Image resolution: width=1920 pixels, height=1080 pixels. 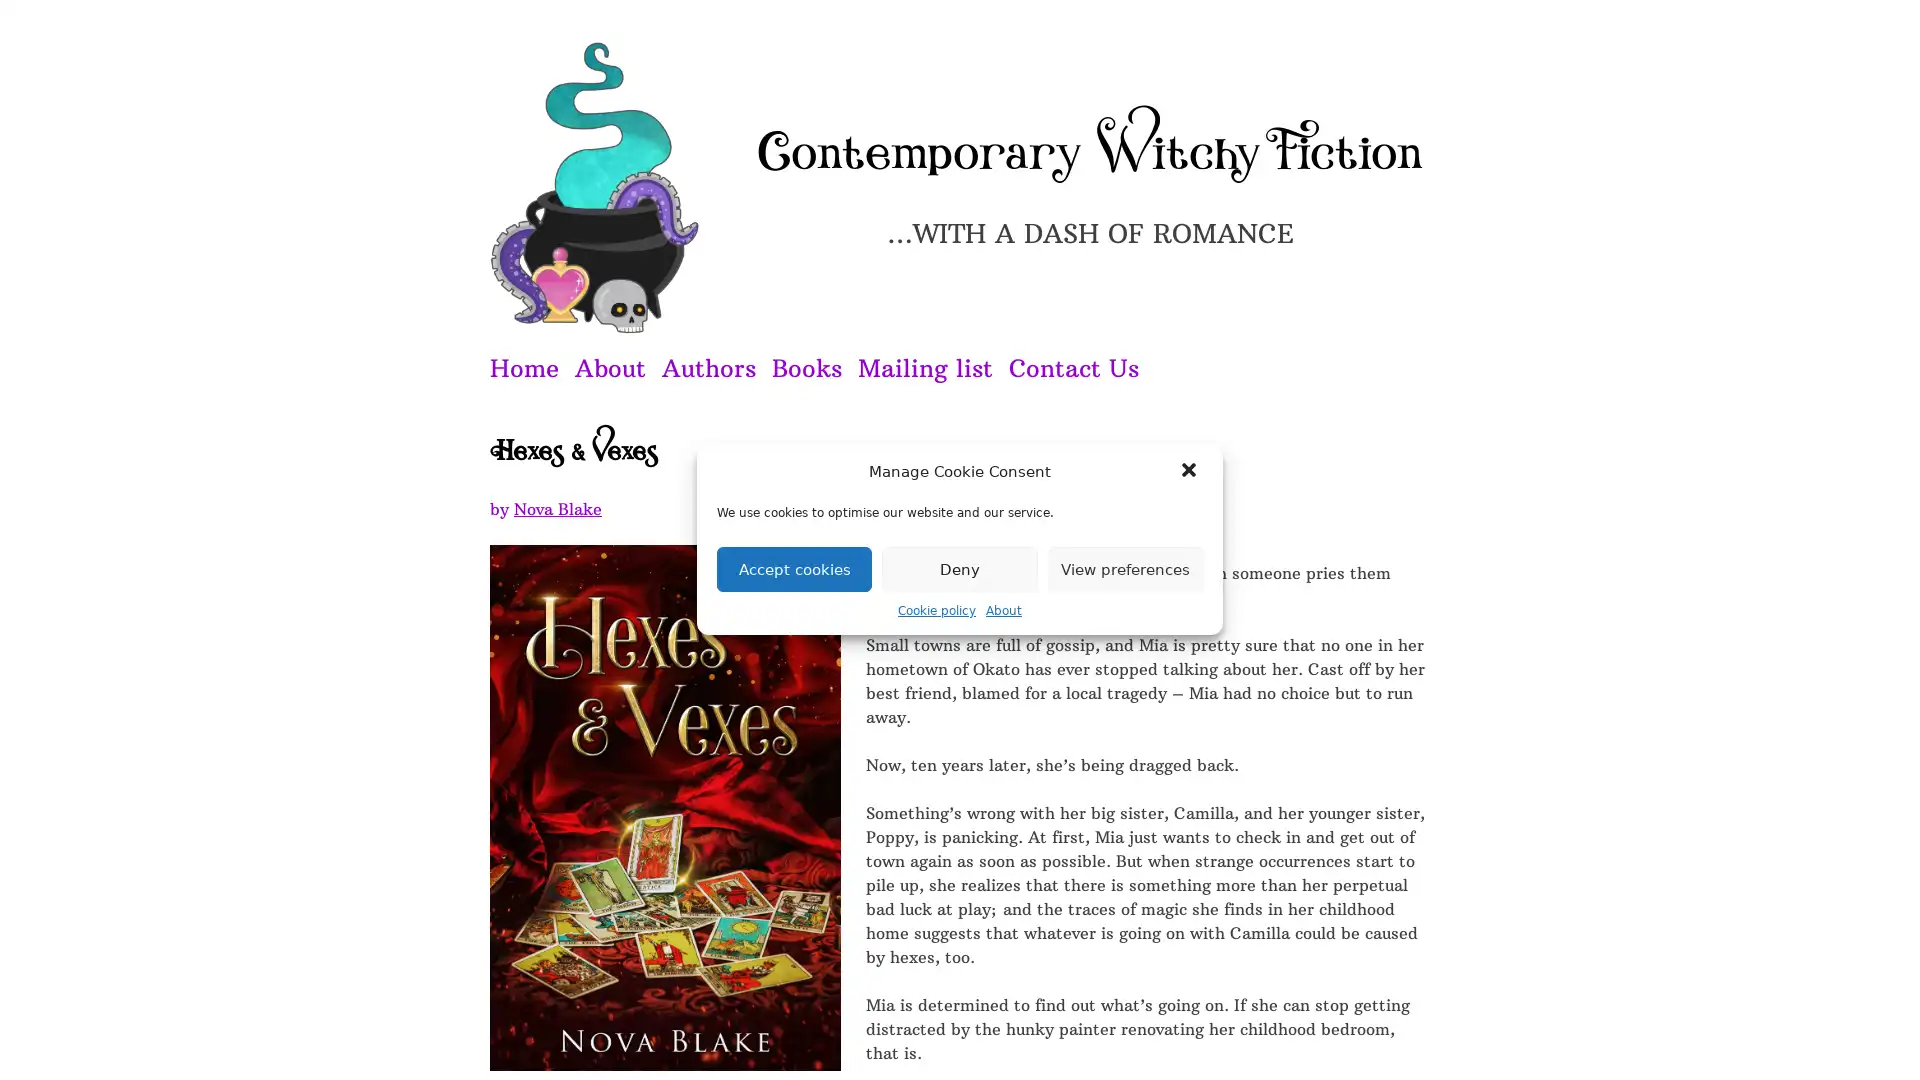 I want to click on Accept cookies, so click(x=793, y=569).